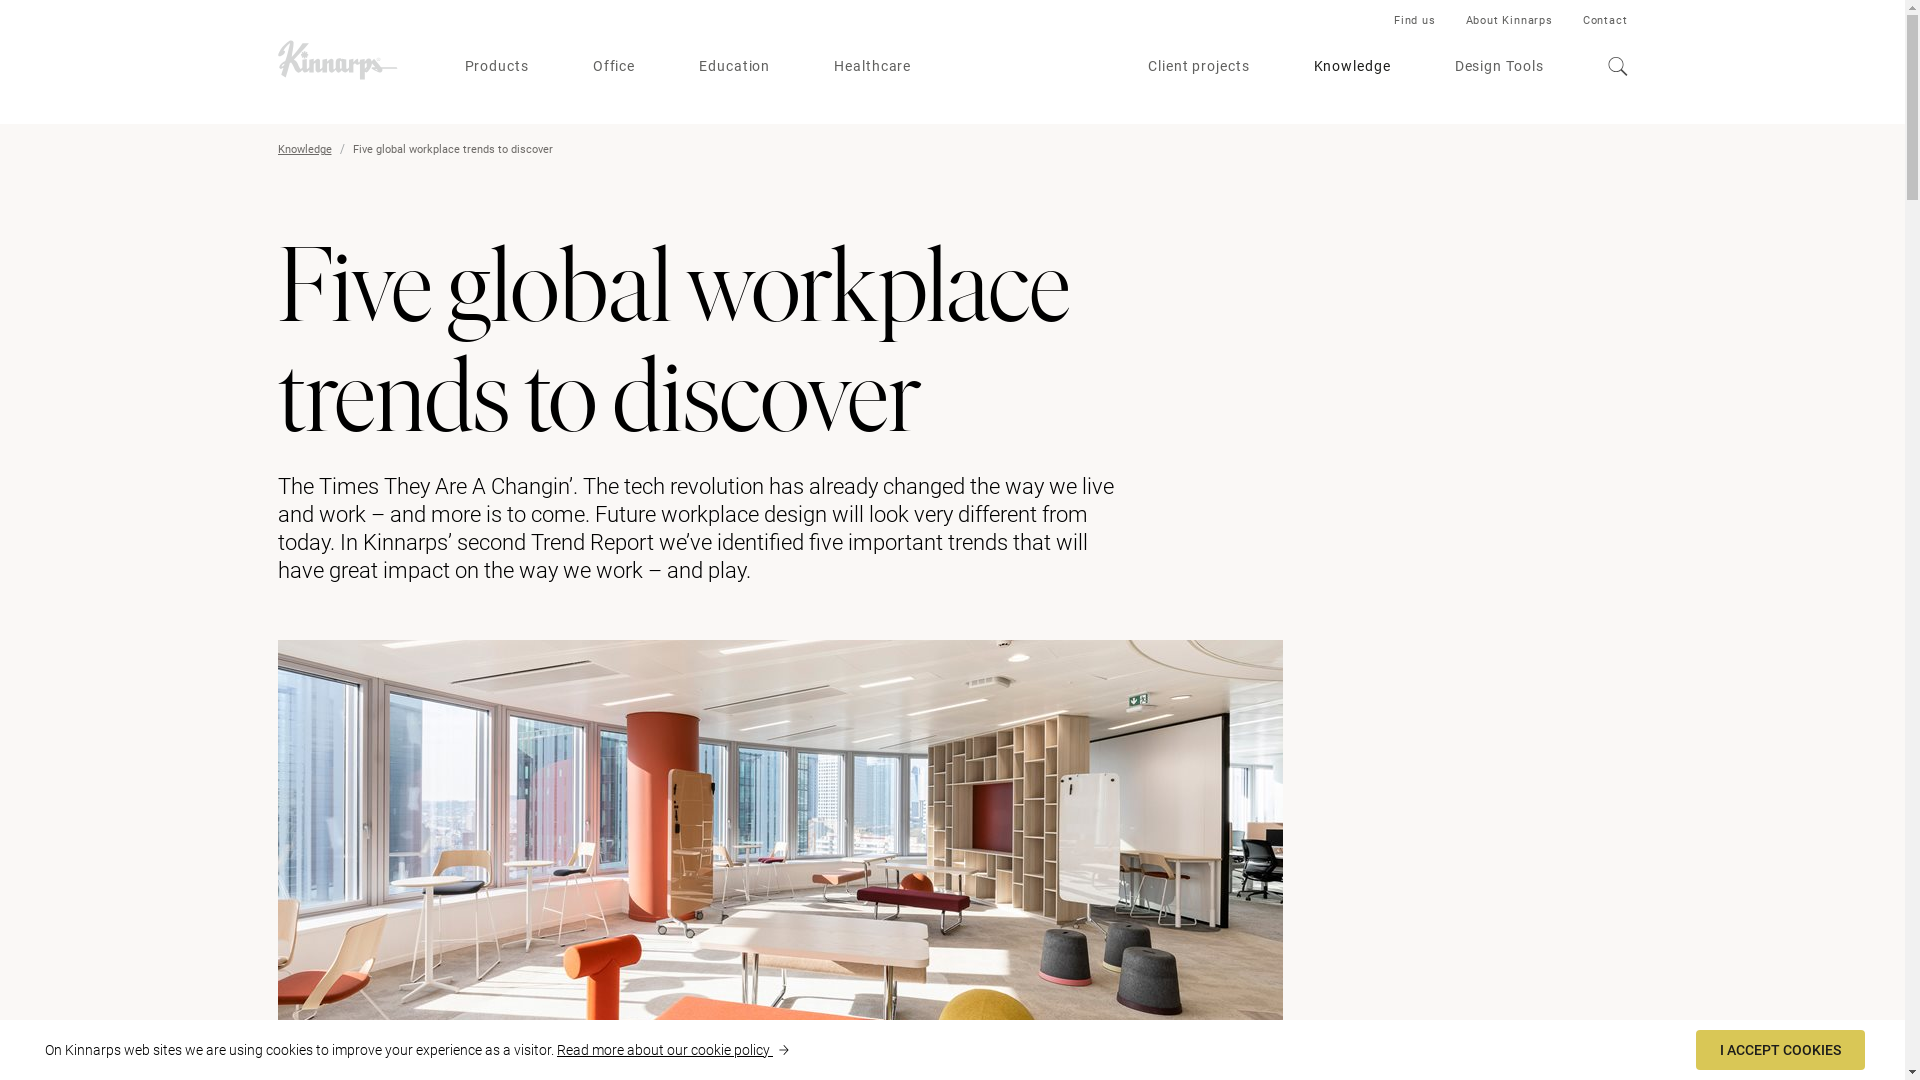 The width and height of the screenshot is (1920, 1080). Describe the element at coordinates (1499, 65) in the screenshot. I see `'Design Tools'` at that location.